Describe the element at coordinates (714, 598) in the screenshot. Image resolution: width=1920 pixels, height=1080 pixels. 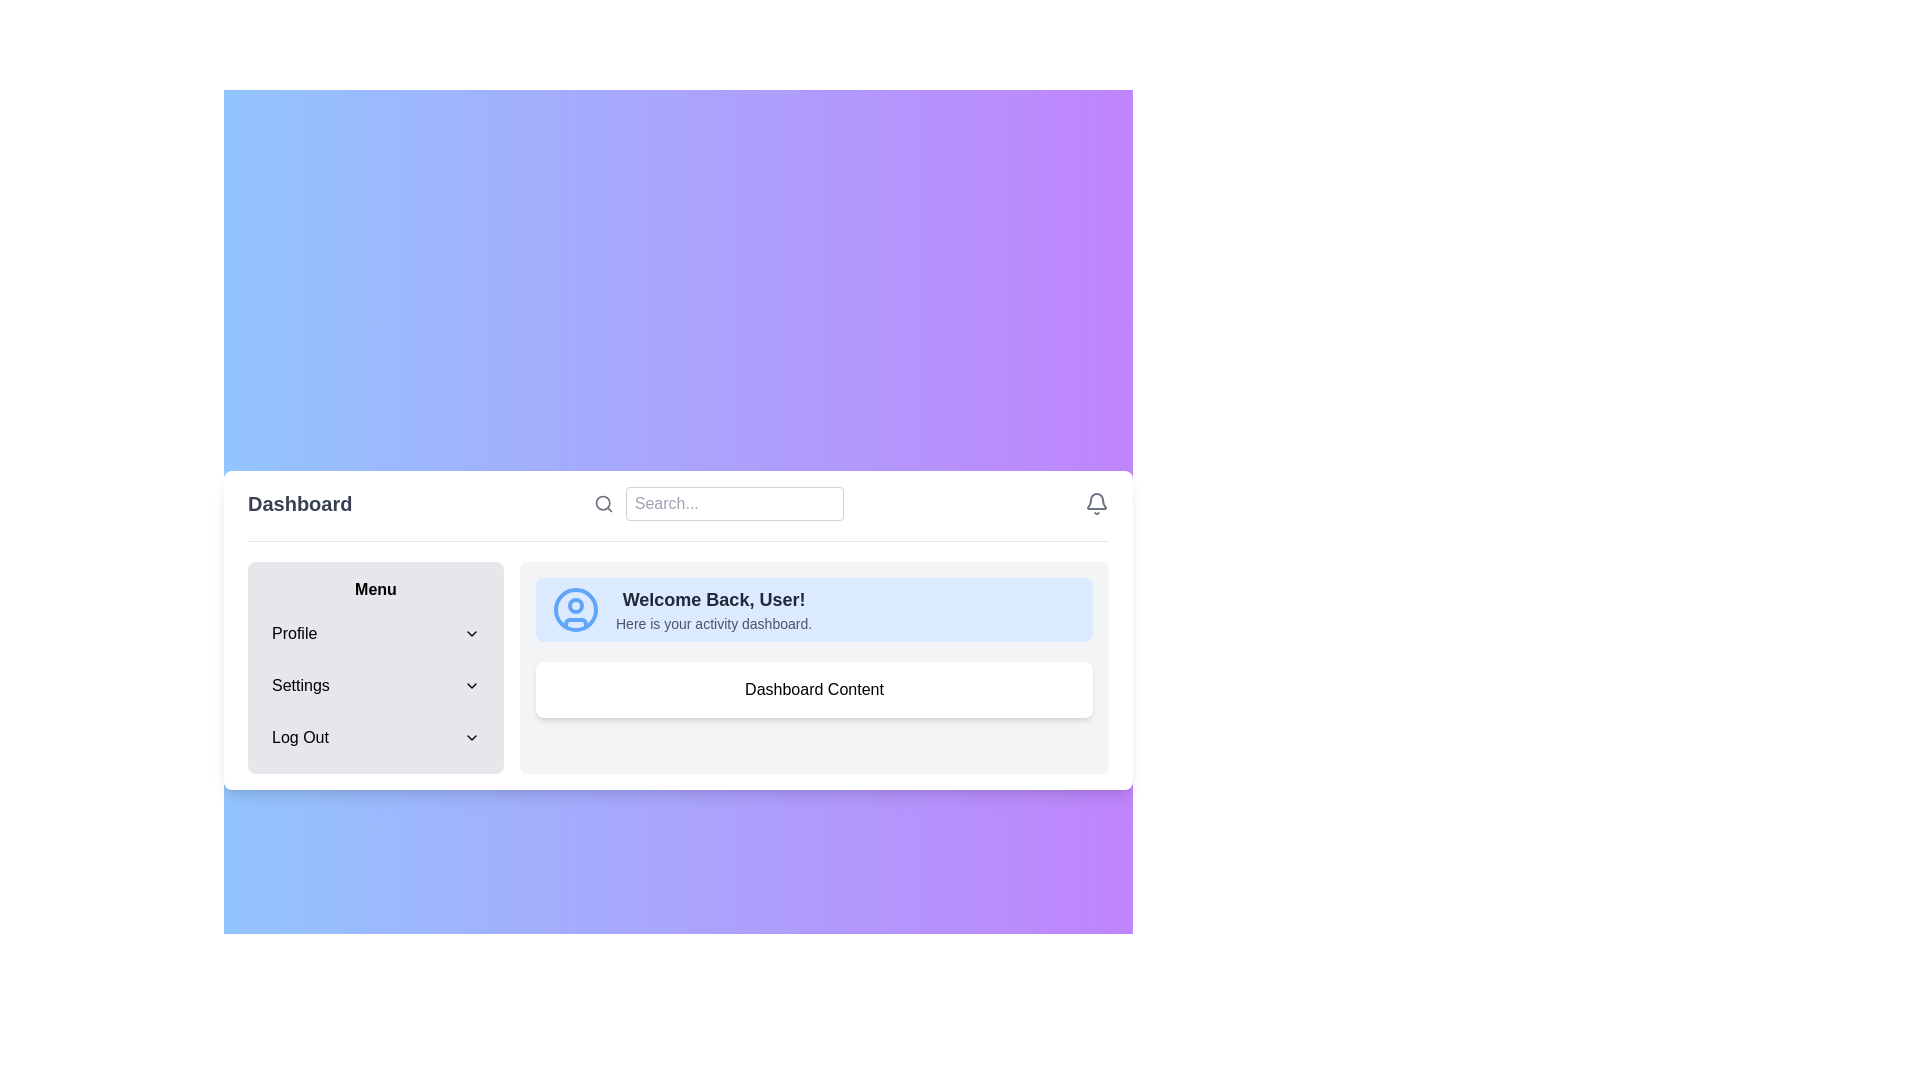
I see `the personalized greeting text label located near the top-right of the light blue panel on the dashboard` at that location.